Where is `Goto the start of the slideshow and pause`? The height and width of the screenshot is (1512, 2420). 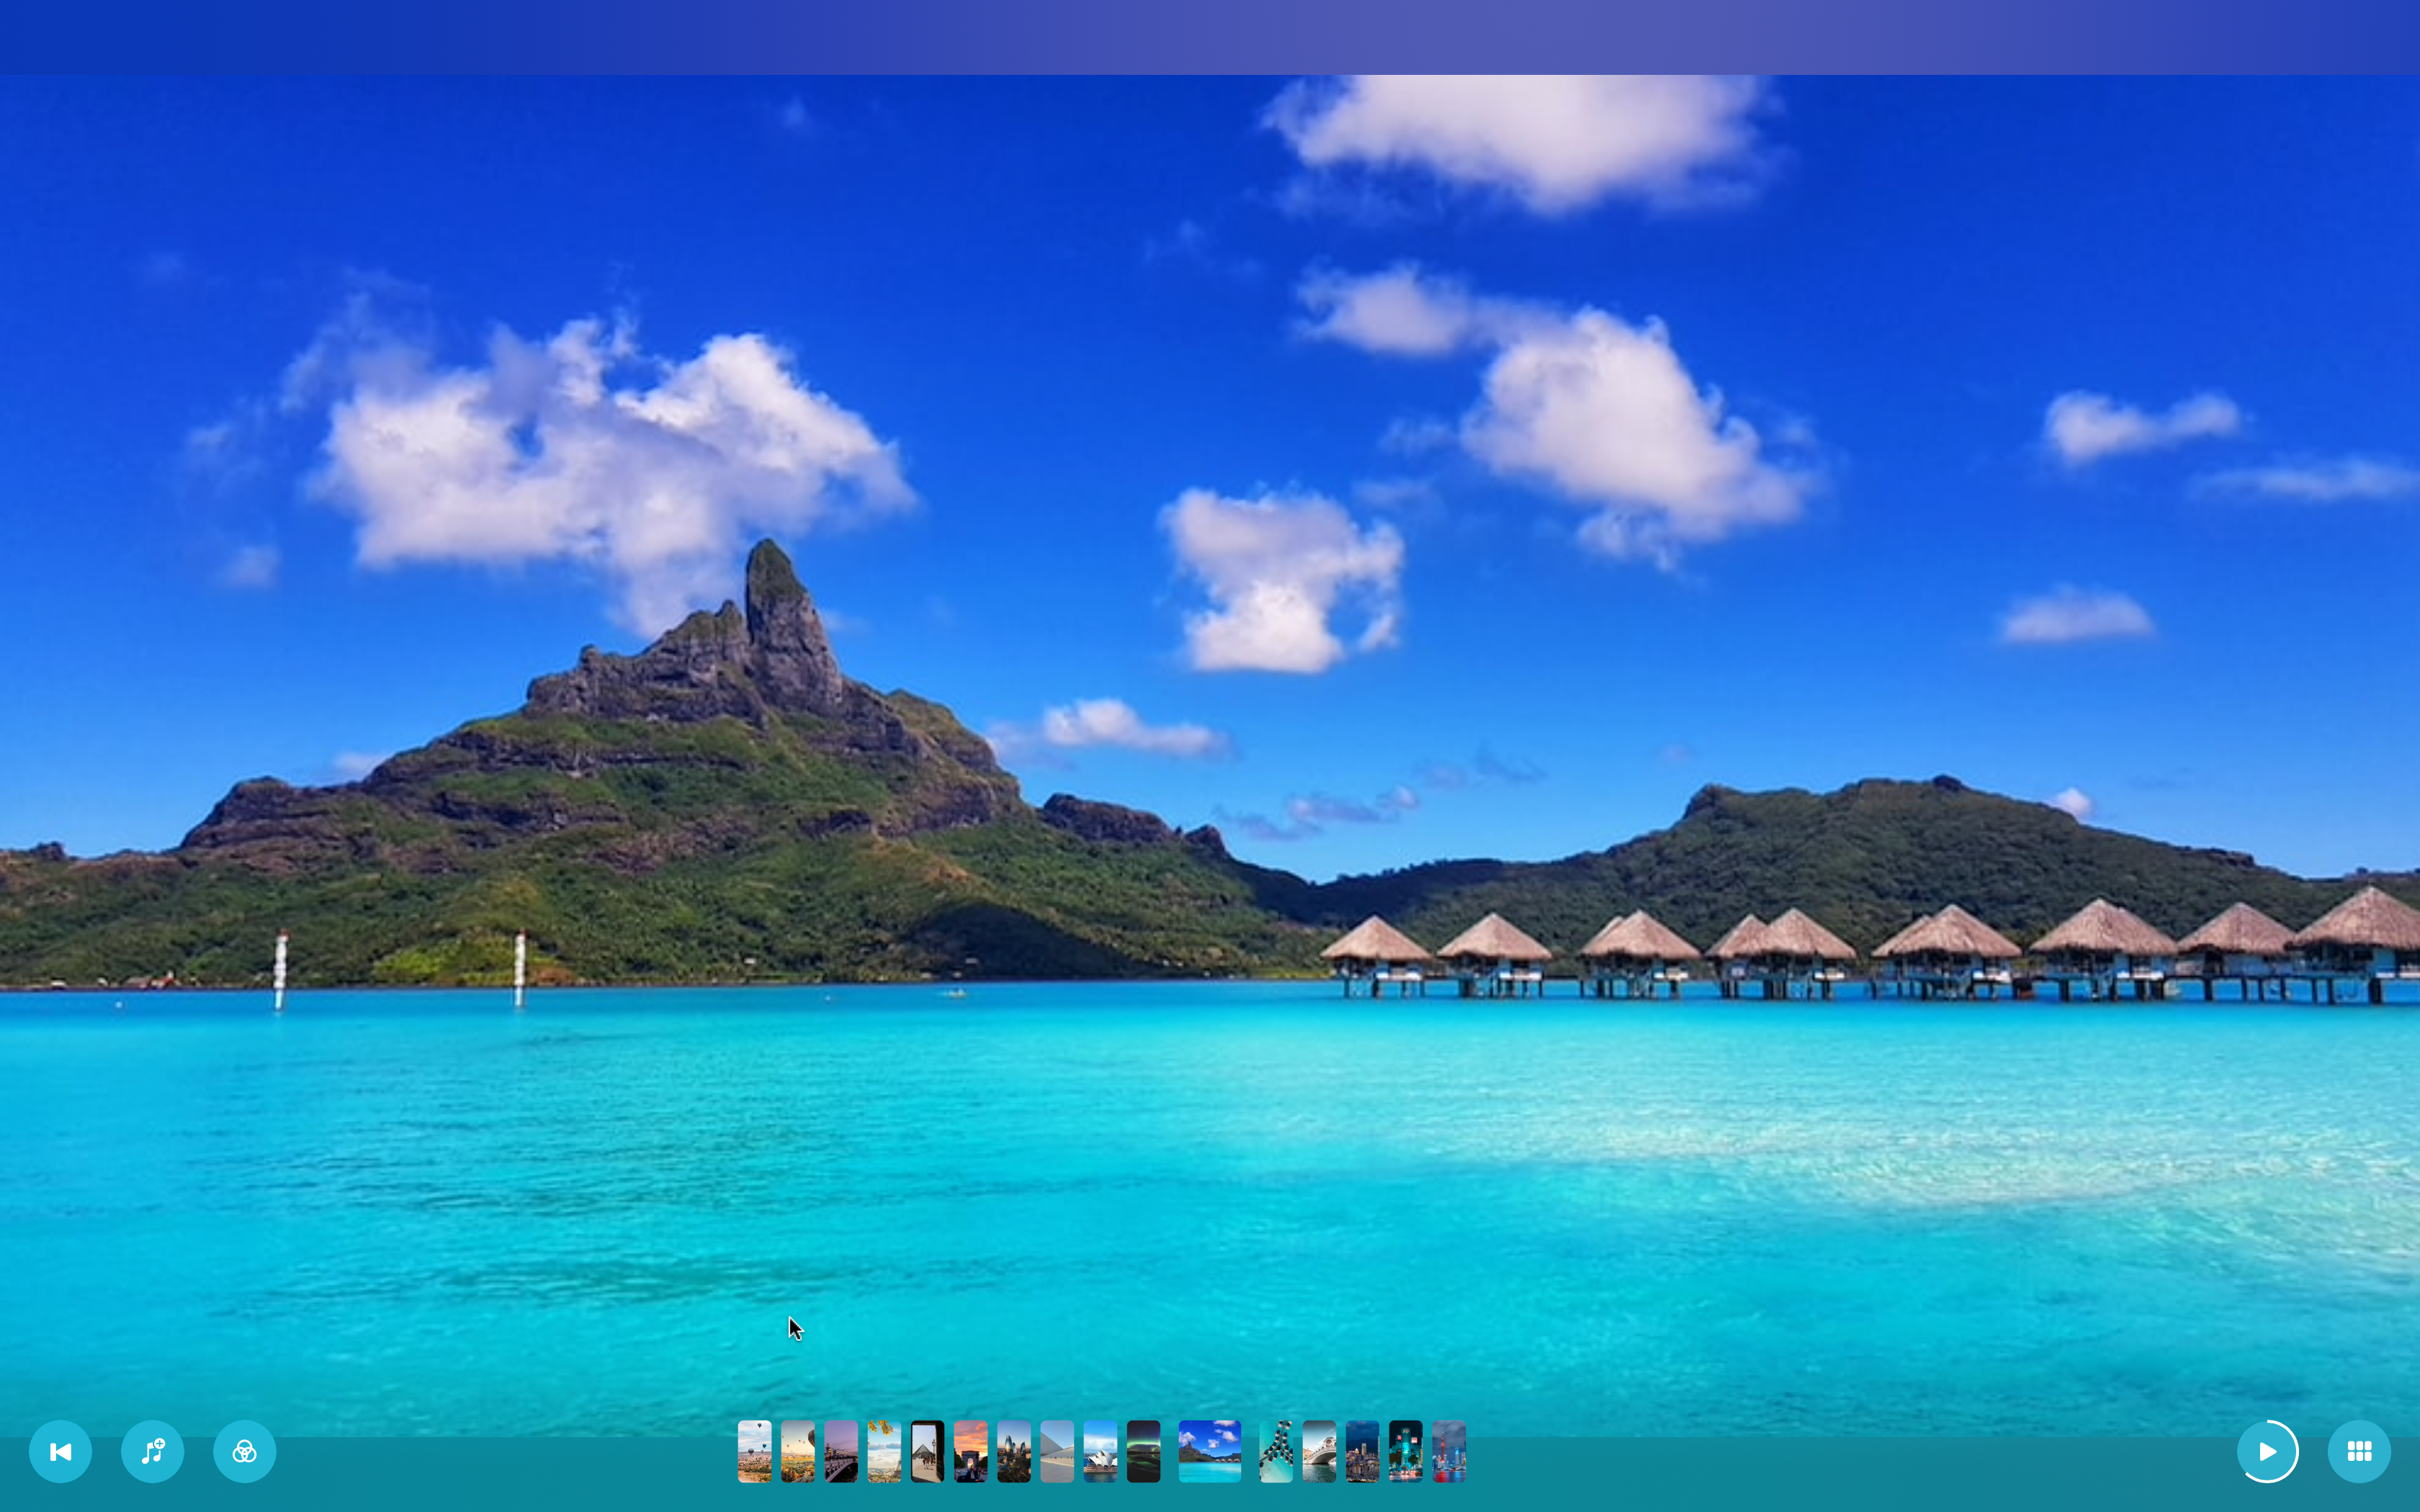 Goto the start of the slideshow and pause is located at coordinates (61, 1452).